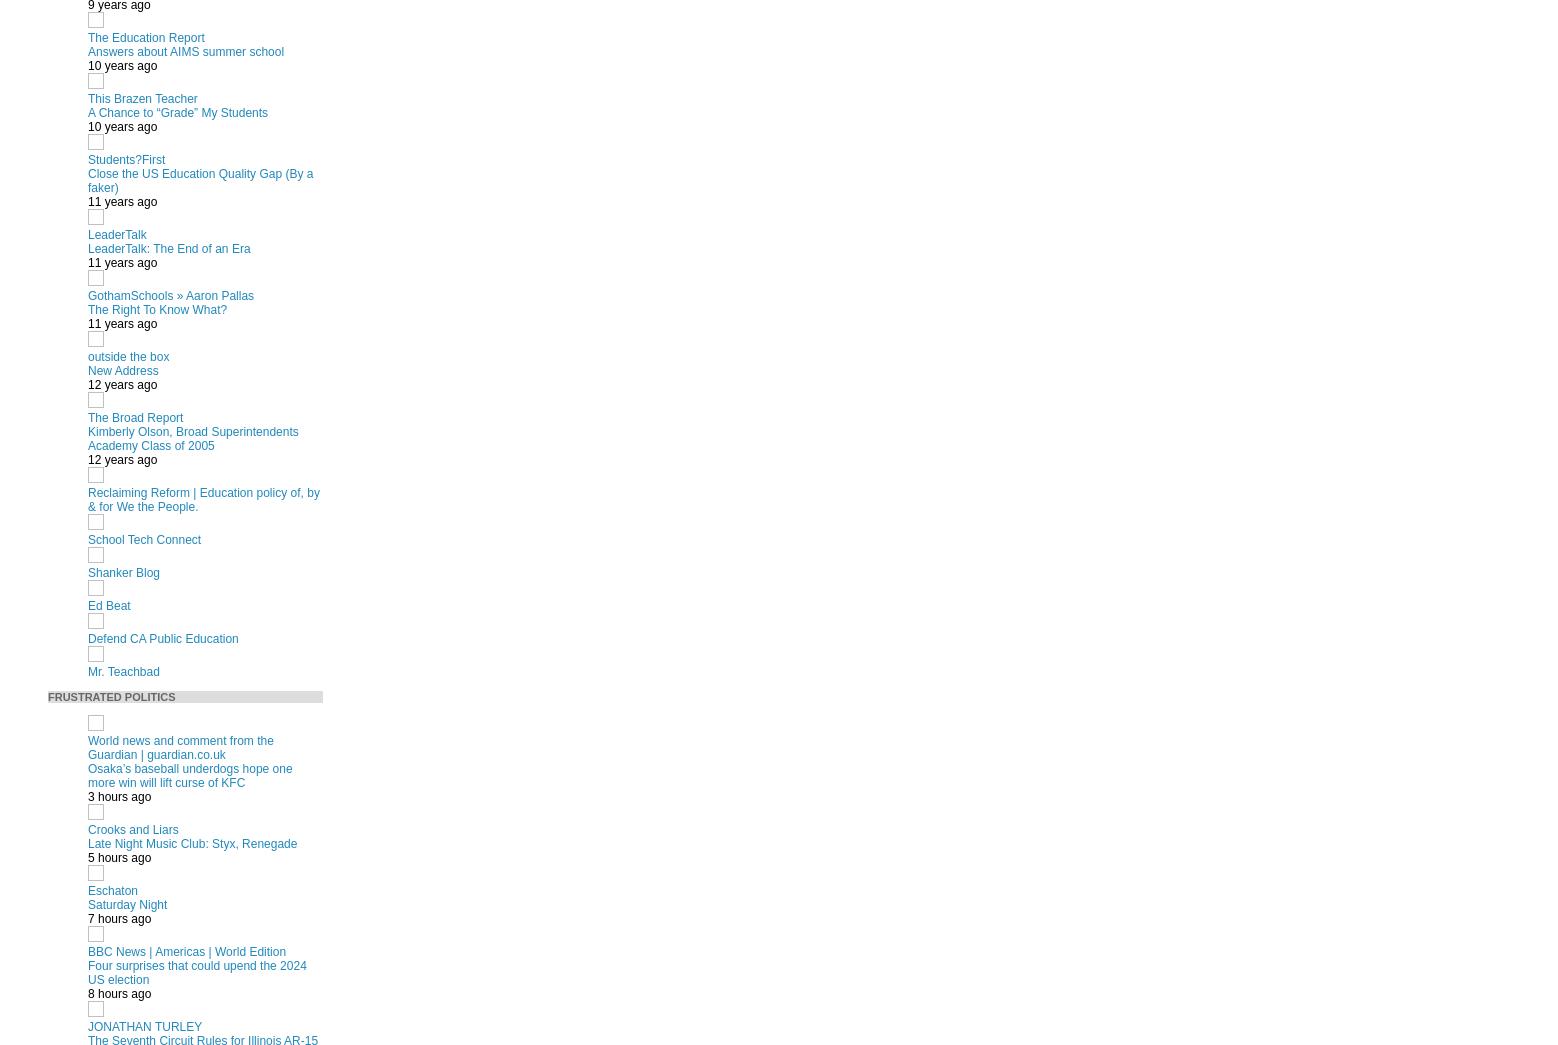 This screenshot has width=1558, height=1045. What do you see at coordinates (87, 856) in the screenshot?
I see `'5 hours ago'` at bounding box center [87, 856].